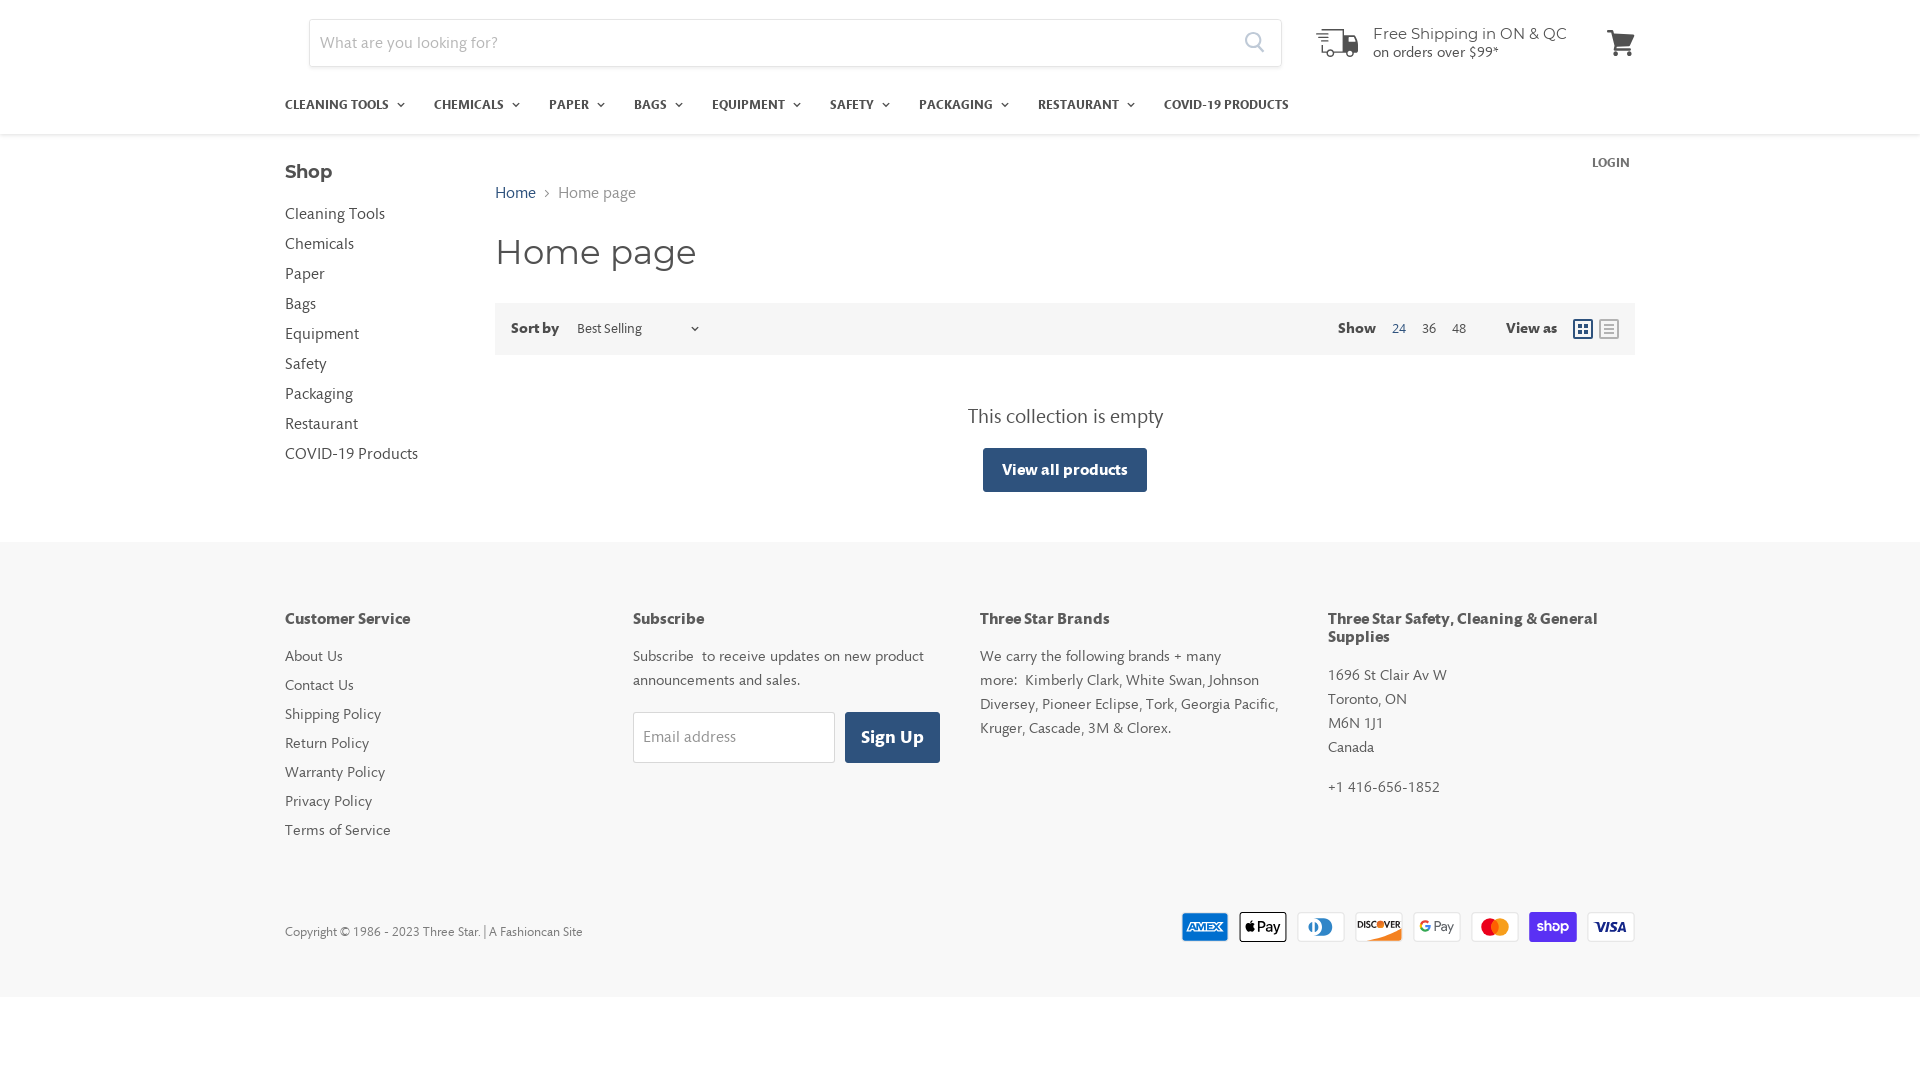  I want to click on 'COVID-19 Products', so click(351, 453).